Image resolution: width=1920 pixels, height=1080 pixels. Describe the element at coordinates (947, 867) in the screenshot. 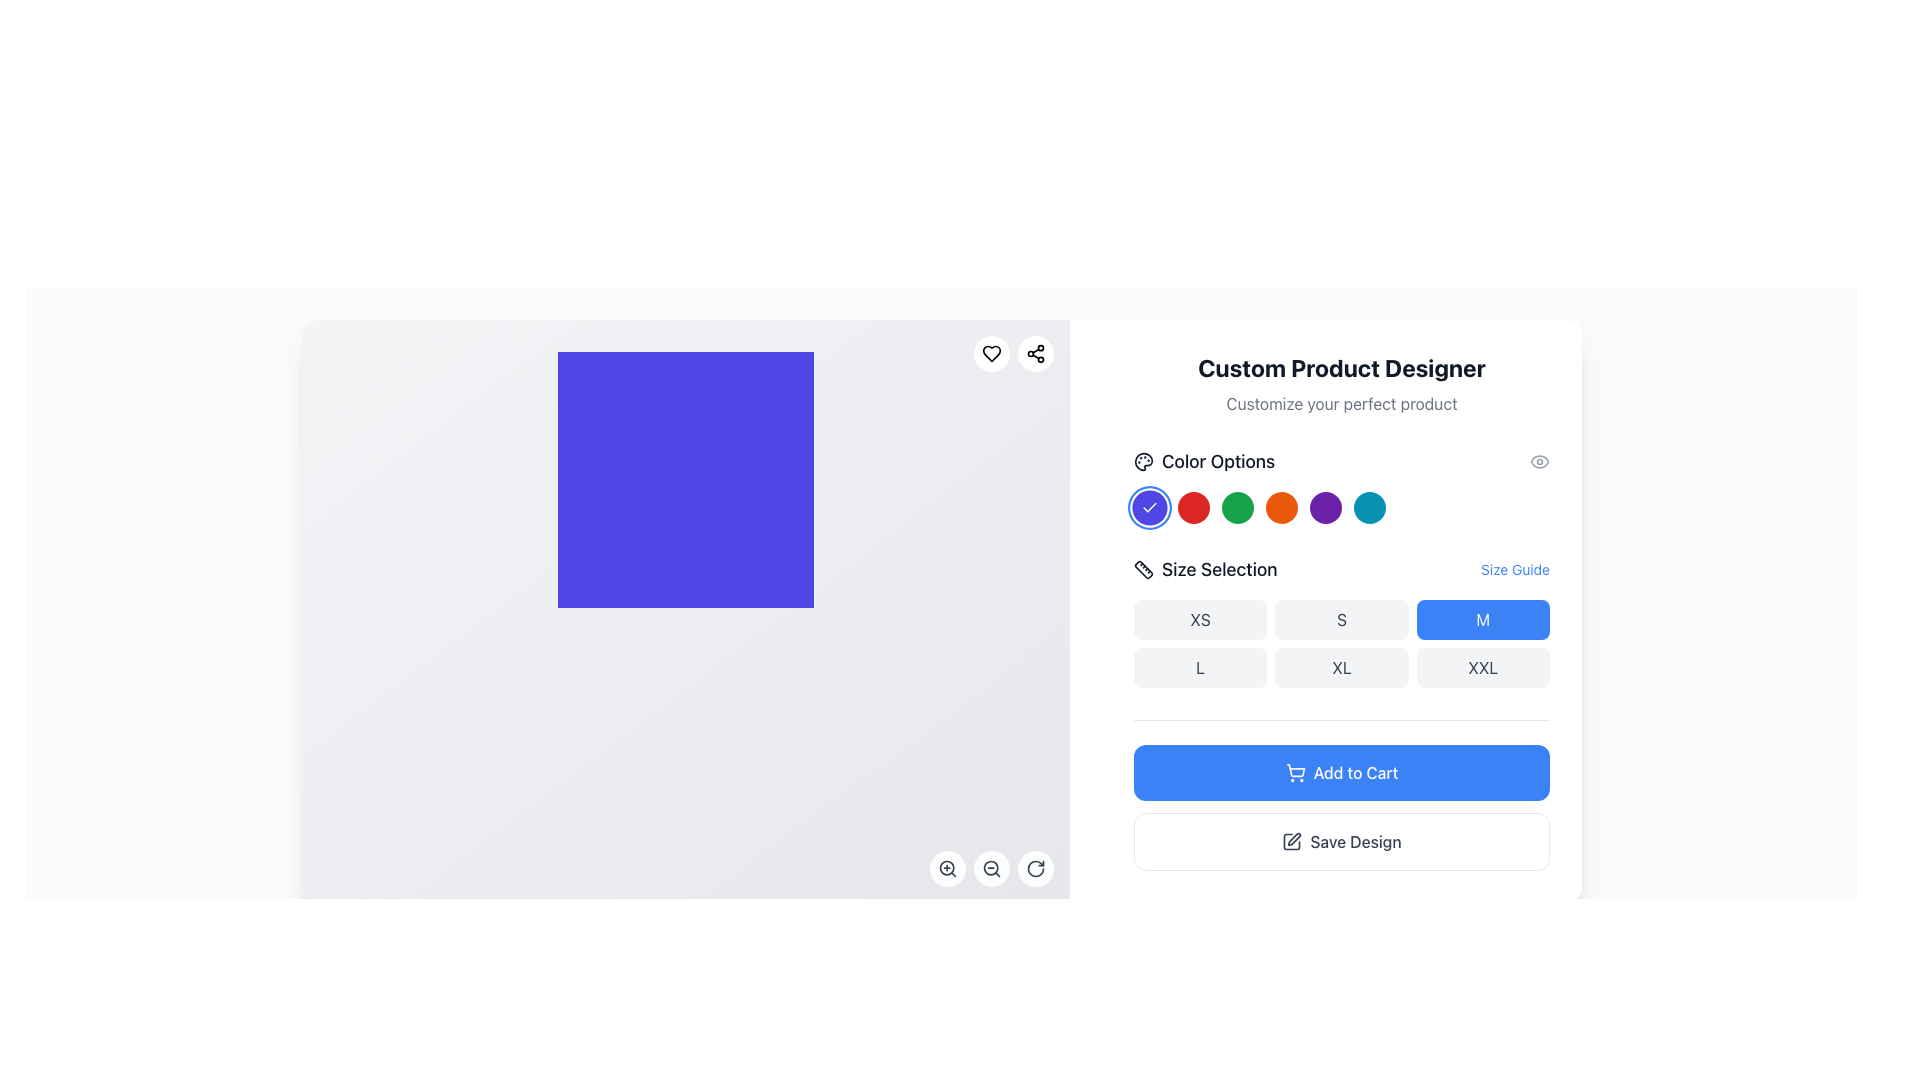

I see `the magnifying glass icon with a plus sign inside, located at the bottom-left corner of the interface, to zoom in` at that location.